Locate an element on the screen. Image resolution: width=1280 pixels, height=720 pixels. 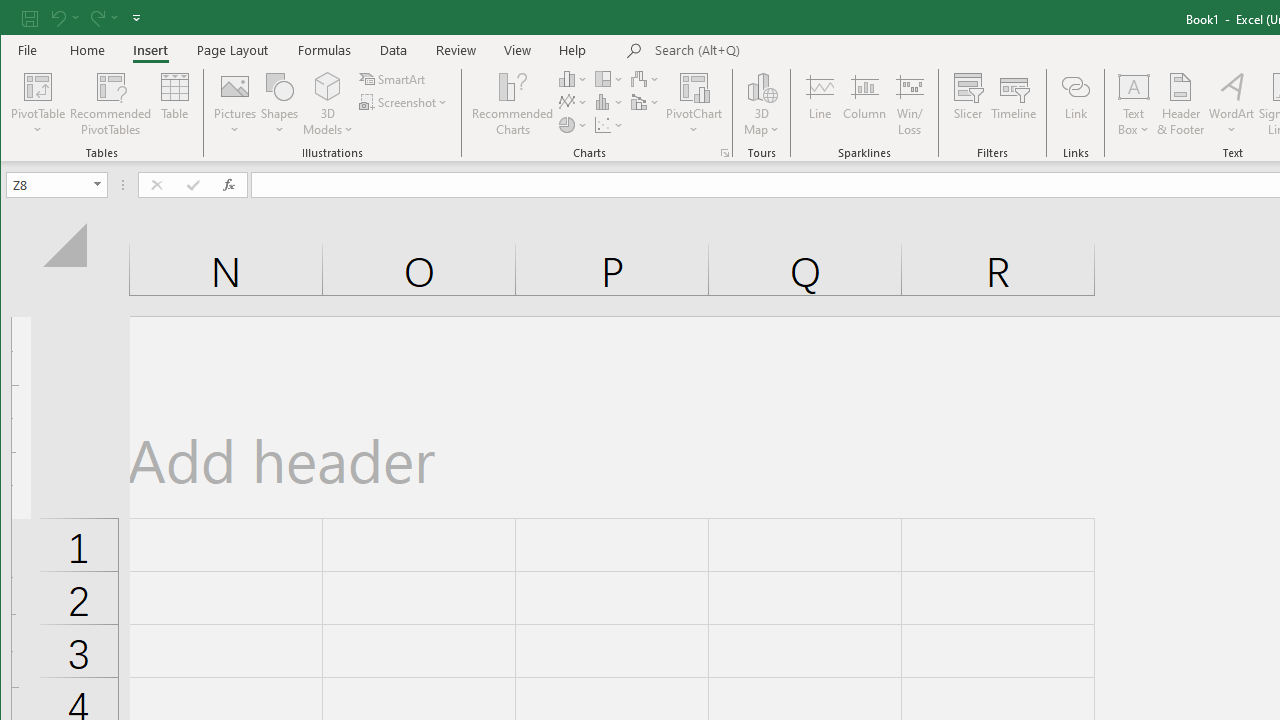
'Win/Loss' is located at coordinates (909, 104).